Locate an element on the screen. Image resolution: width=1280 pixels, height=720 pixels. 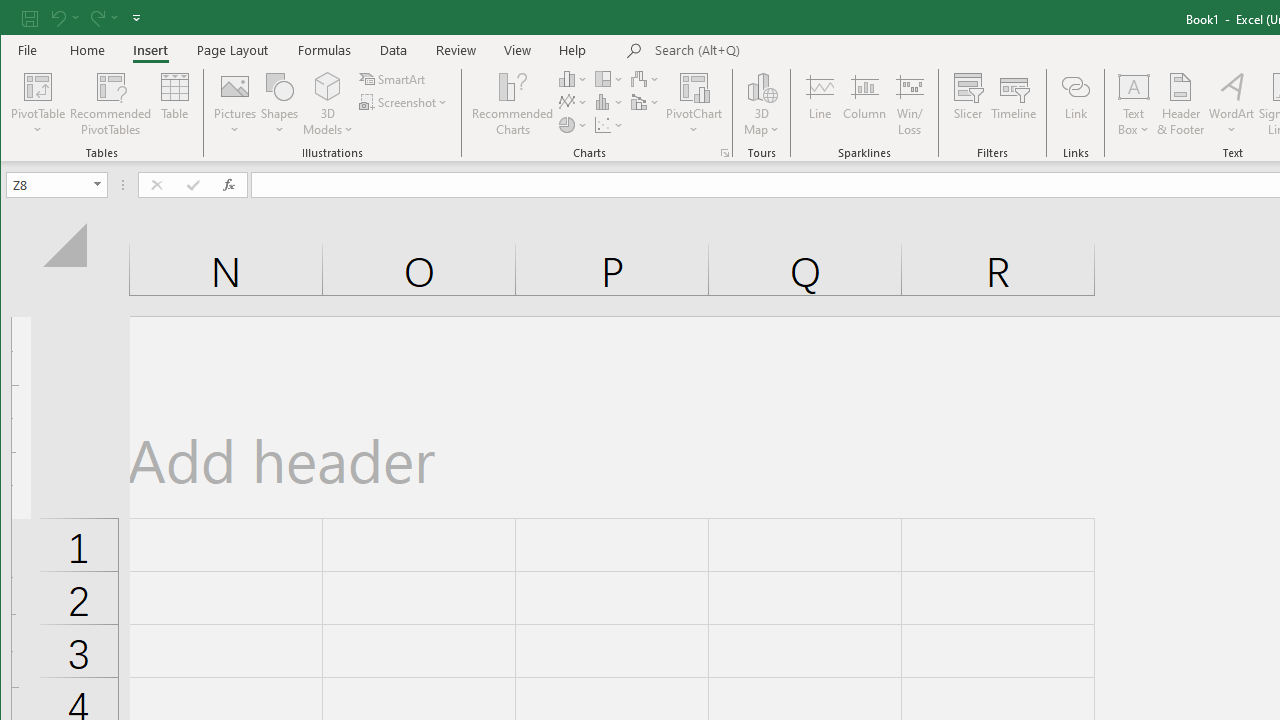
'Win/Loss' is located at coordinates (909, 104).